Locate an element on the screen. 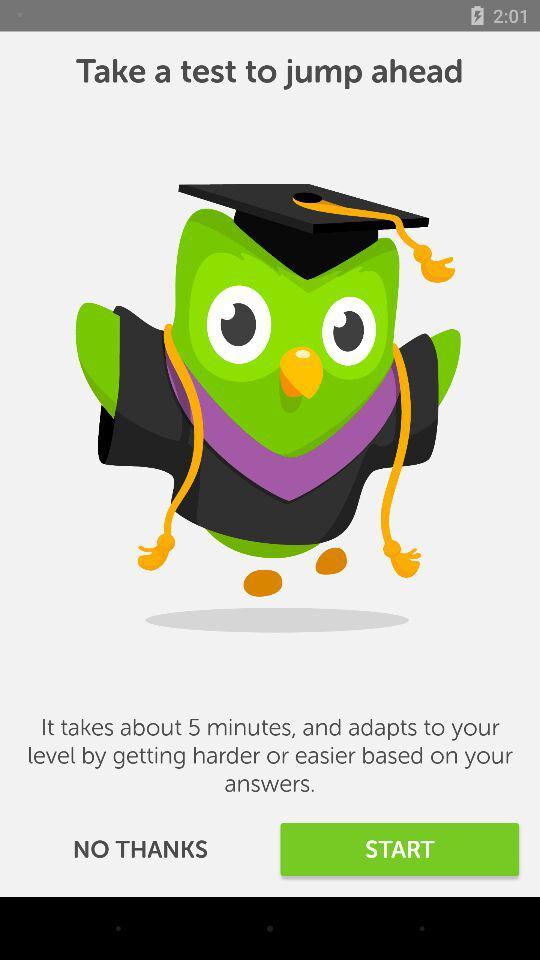 The image size is (540, 960). the item next to the start icon is located at coordinates (139, 848).